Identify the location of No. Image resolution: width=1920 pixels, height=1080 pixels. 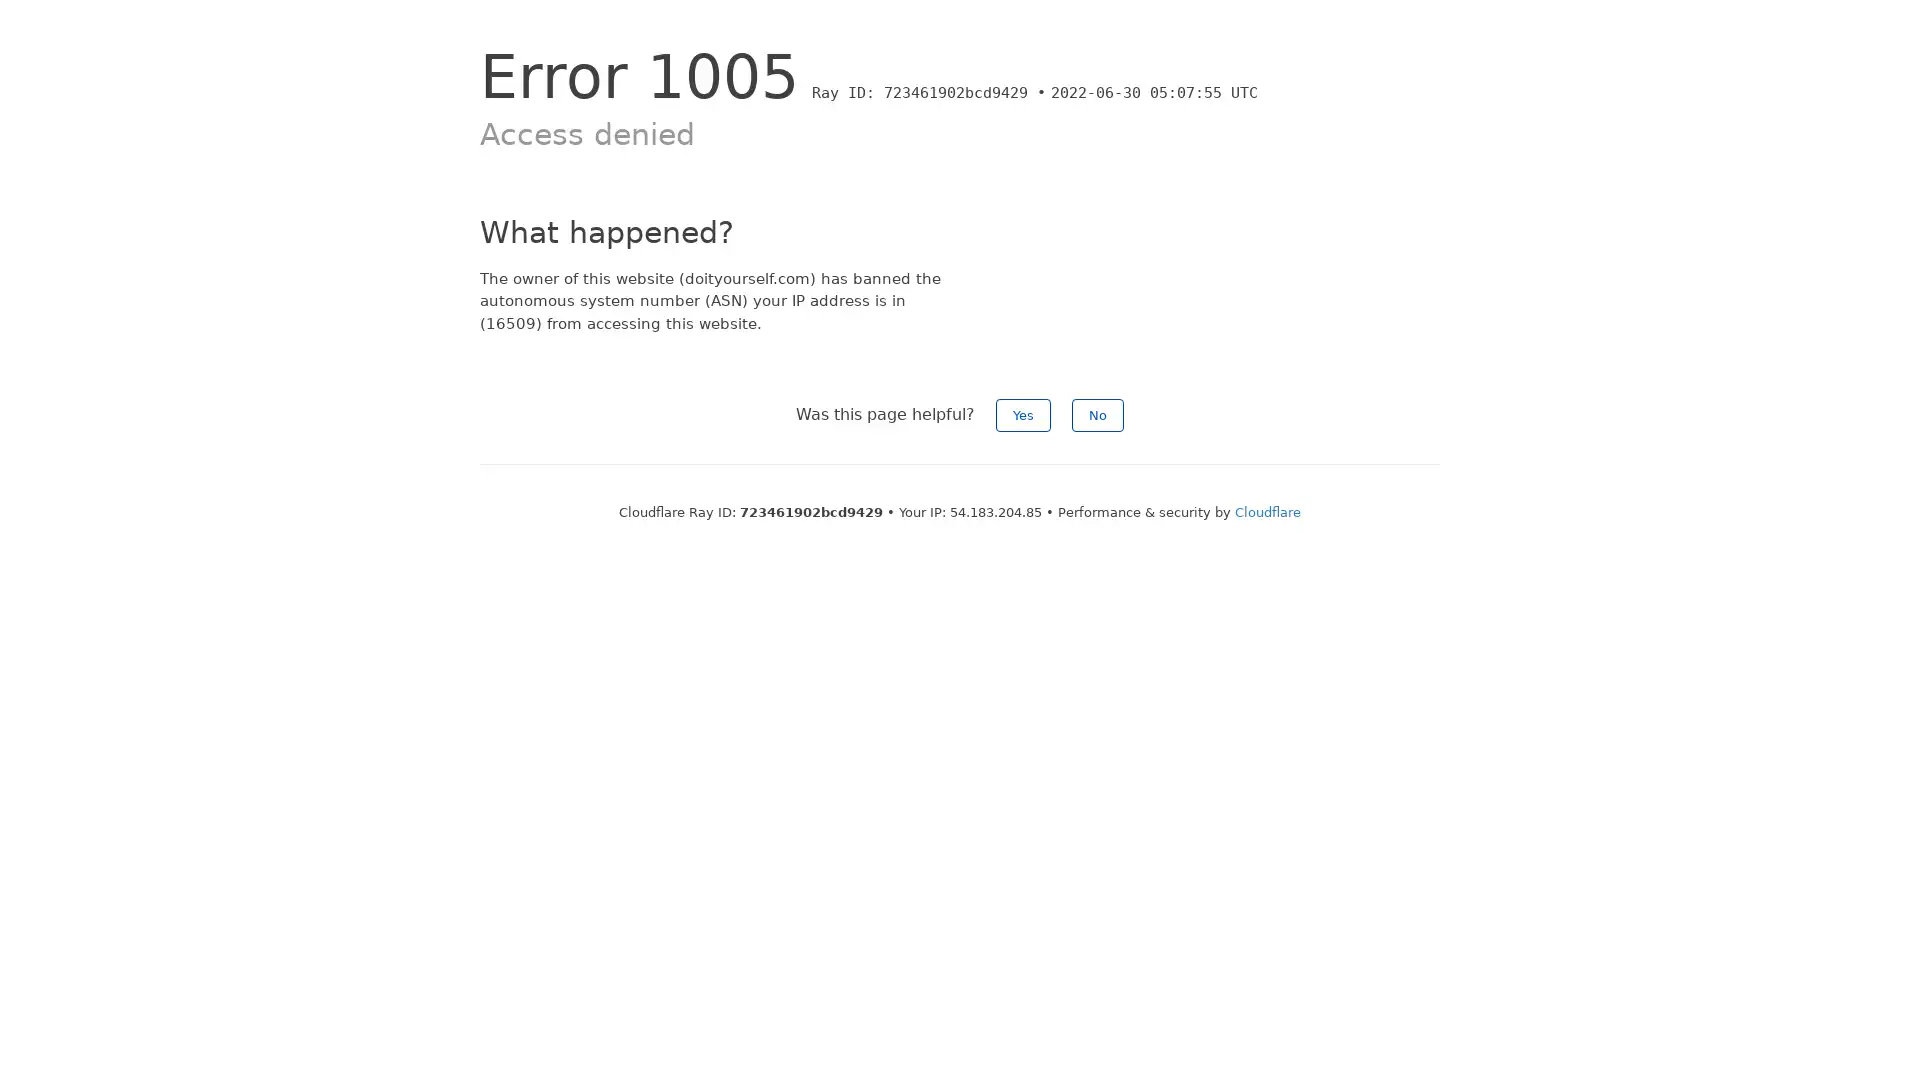
(1097, 414).